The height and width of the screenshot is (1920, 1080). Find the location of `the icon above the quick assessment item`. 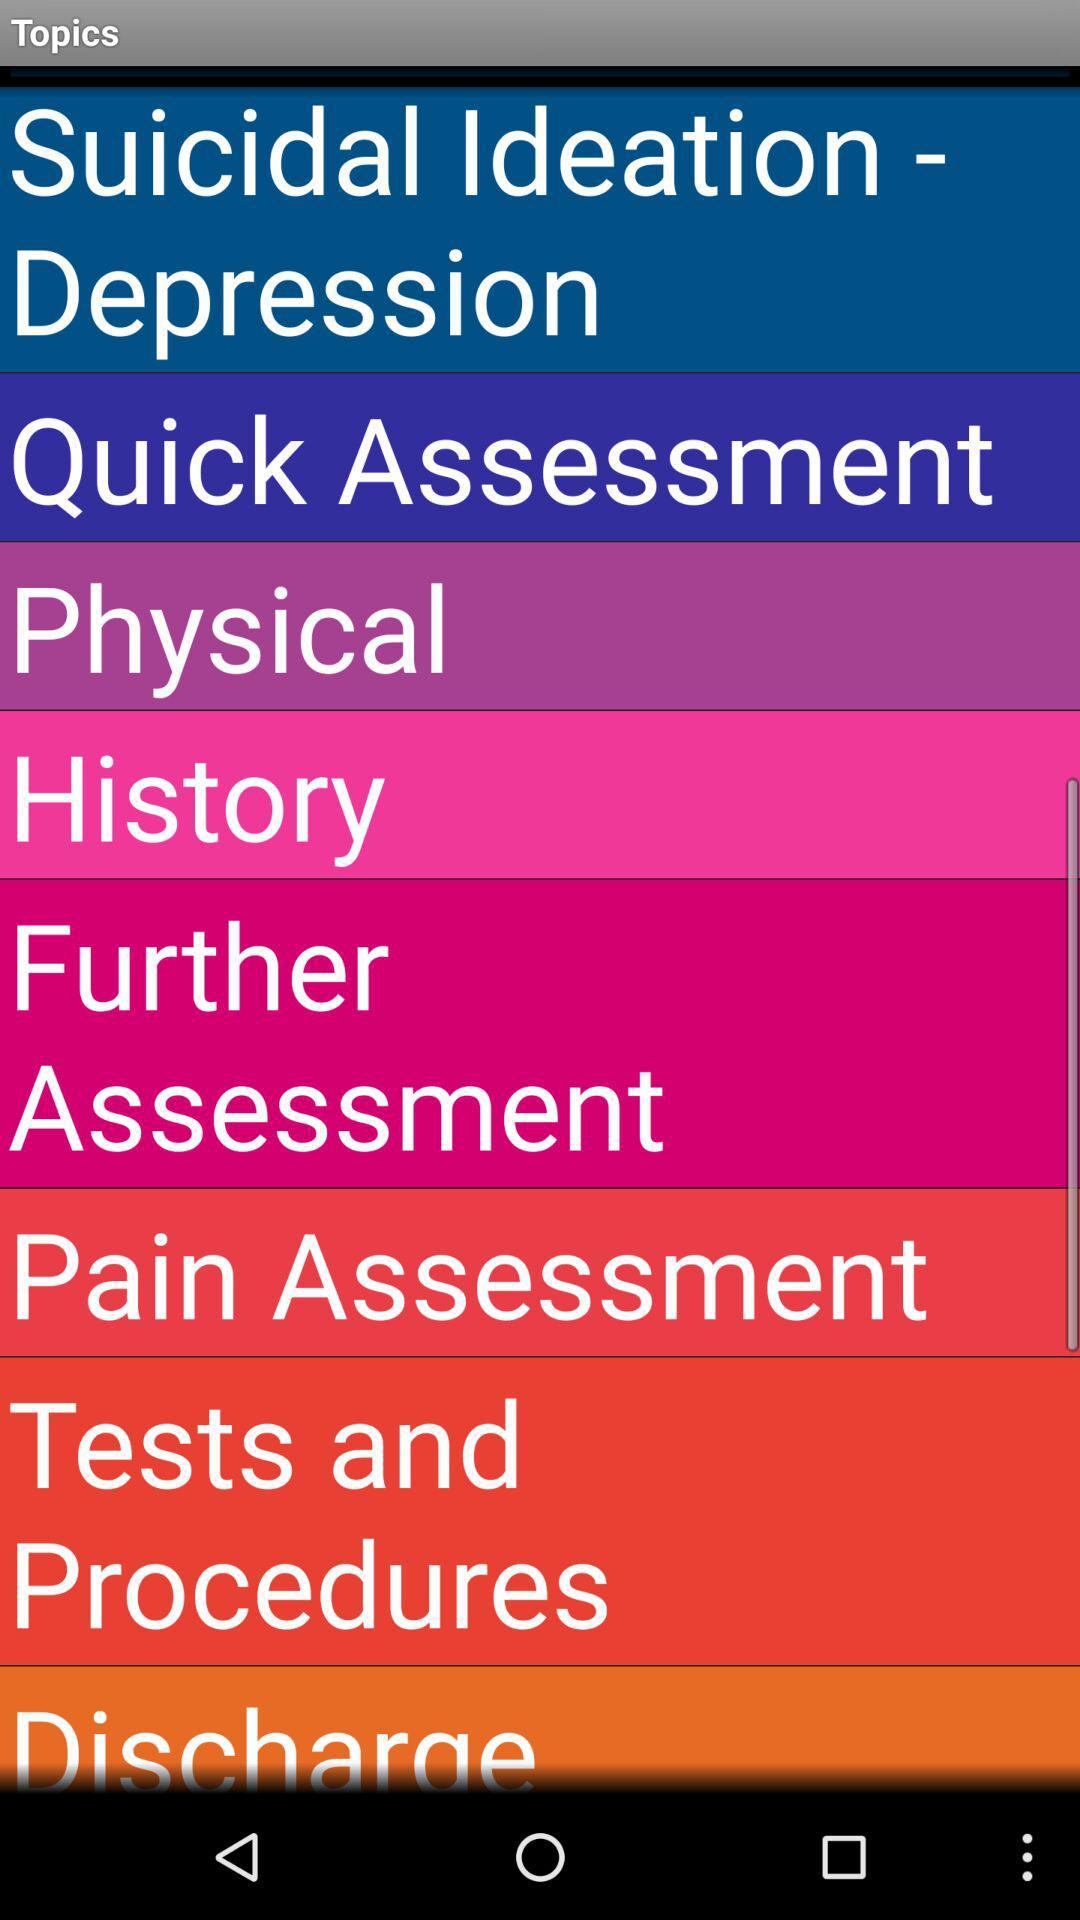

the icon above the quick assessment item is located at coordinates (540, 219).